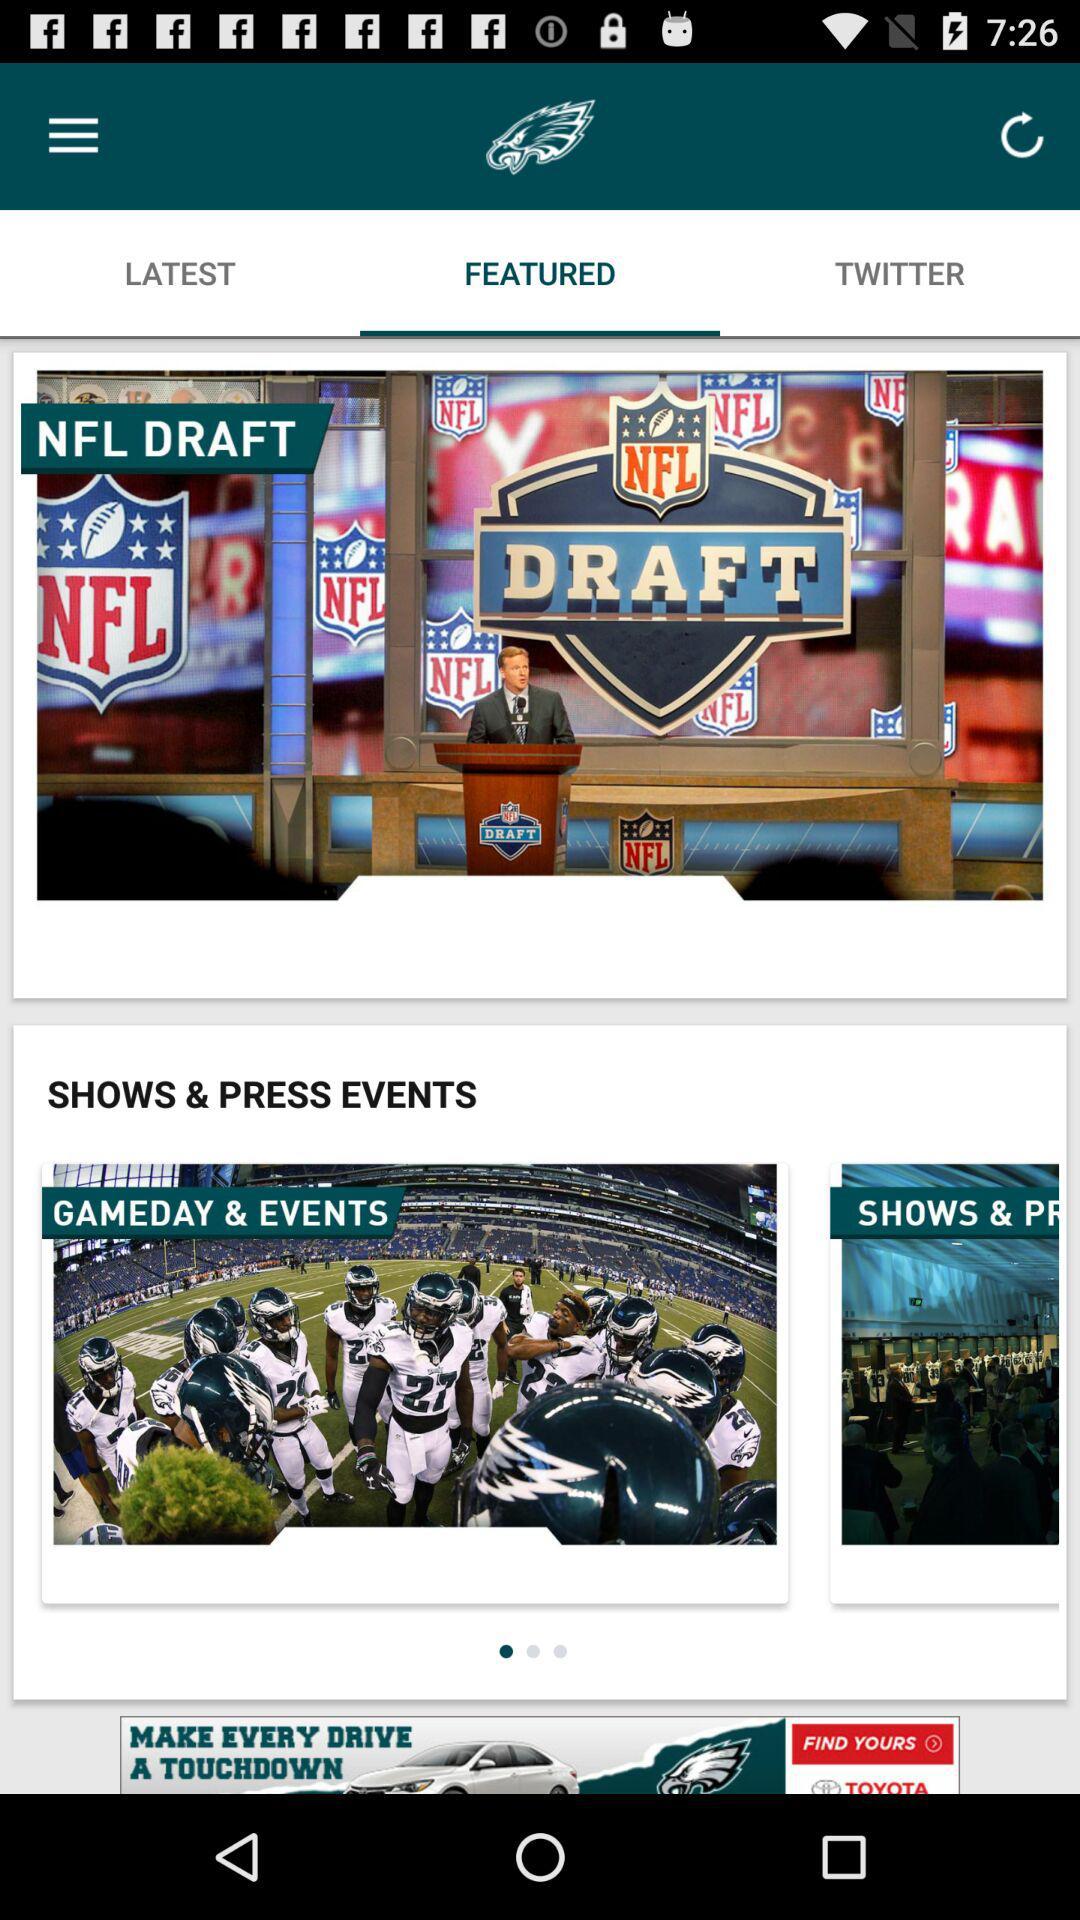 The image size is (1080, 1920). Describe the element at coordinates (72, 135) in the screenshot. I see `the item above latest icon` at that location.